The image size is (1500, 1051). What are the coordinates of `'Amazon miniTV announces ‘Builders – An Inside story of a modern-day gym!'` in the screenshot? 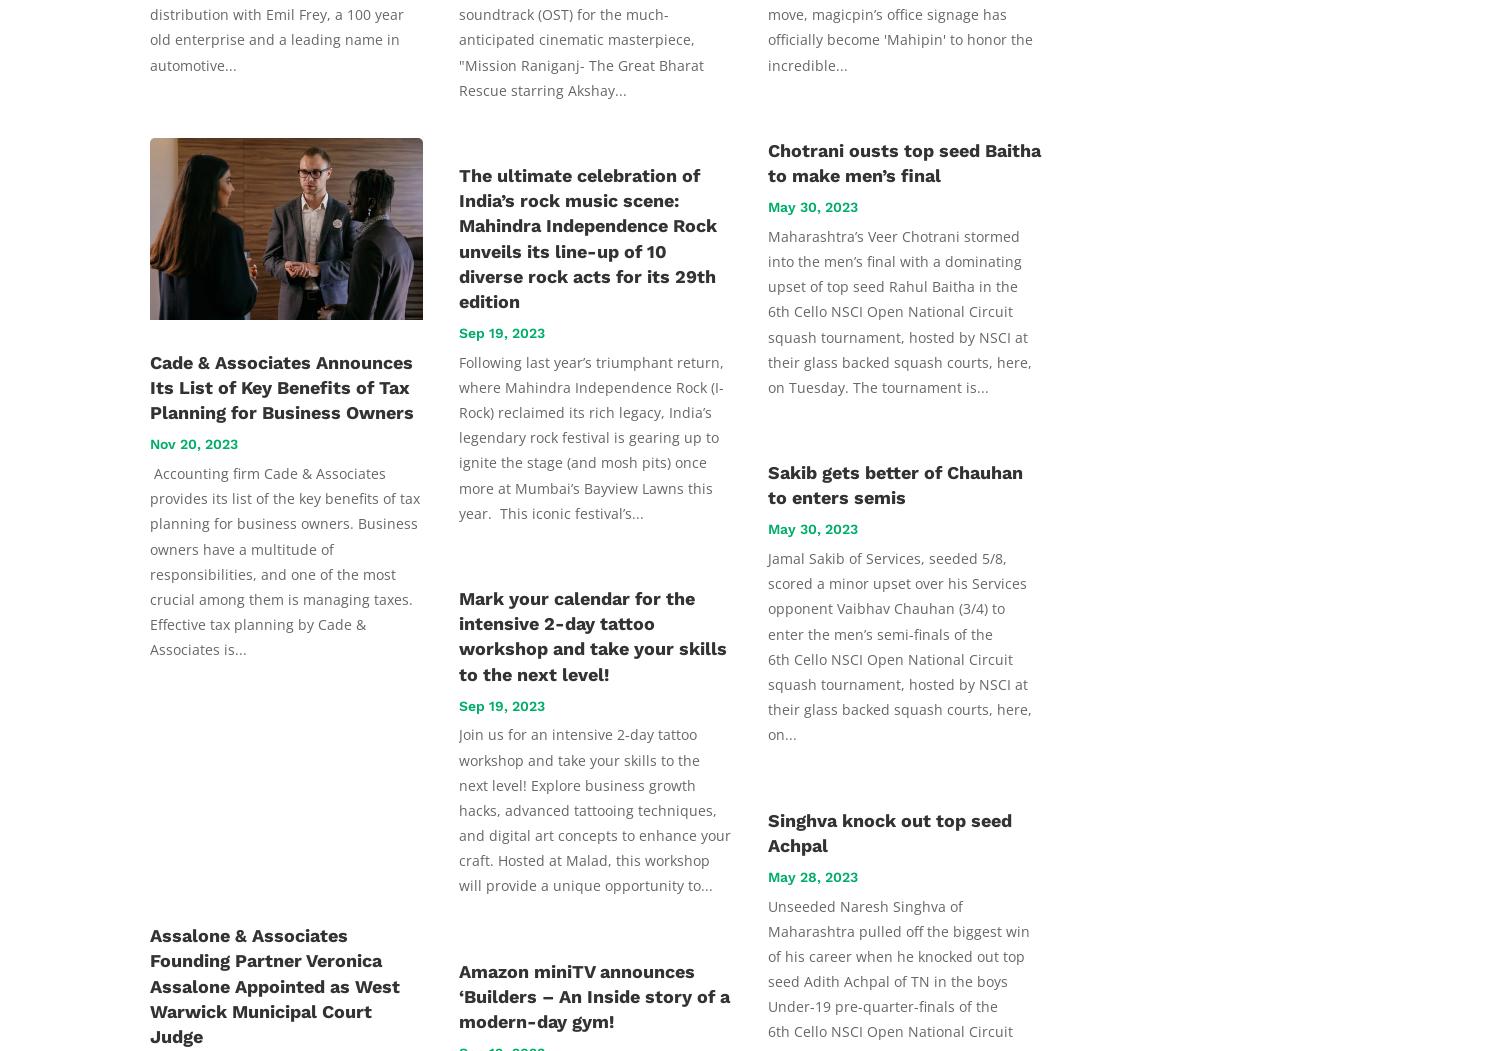 It's located at (593, 996).